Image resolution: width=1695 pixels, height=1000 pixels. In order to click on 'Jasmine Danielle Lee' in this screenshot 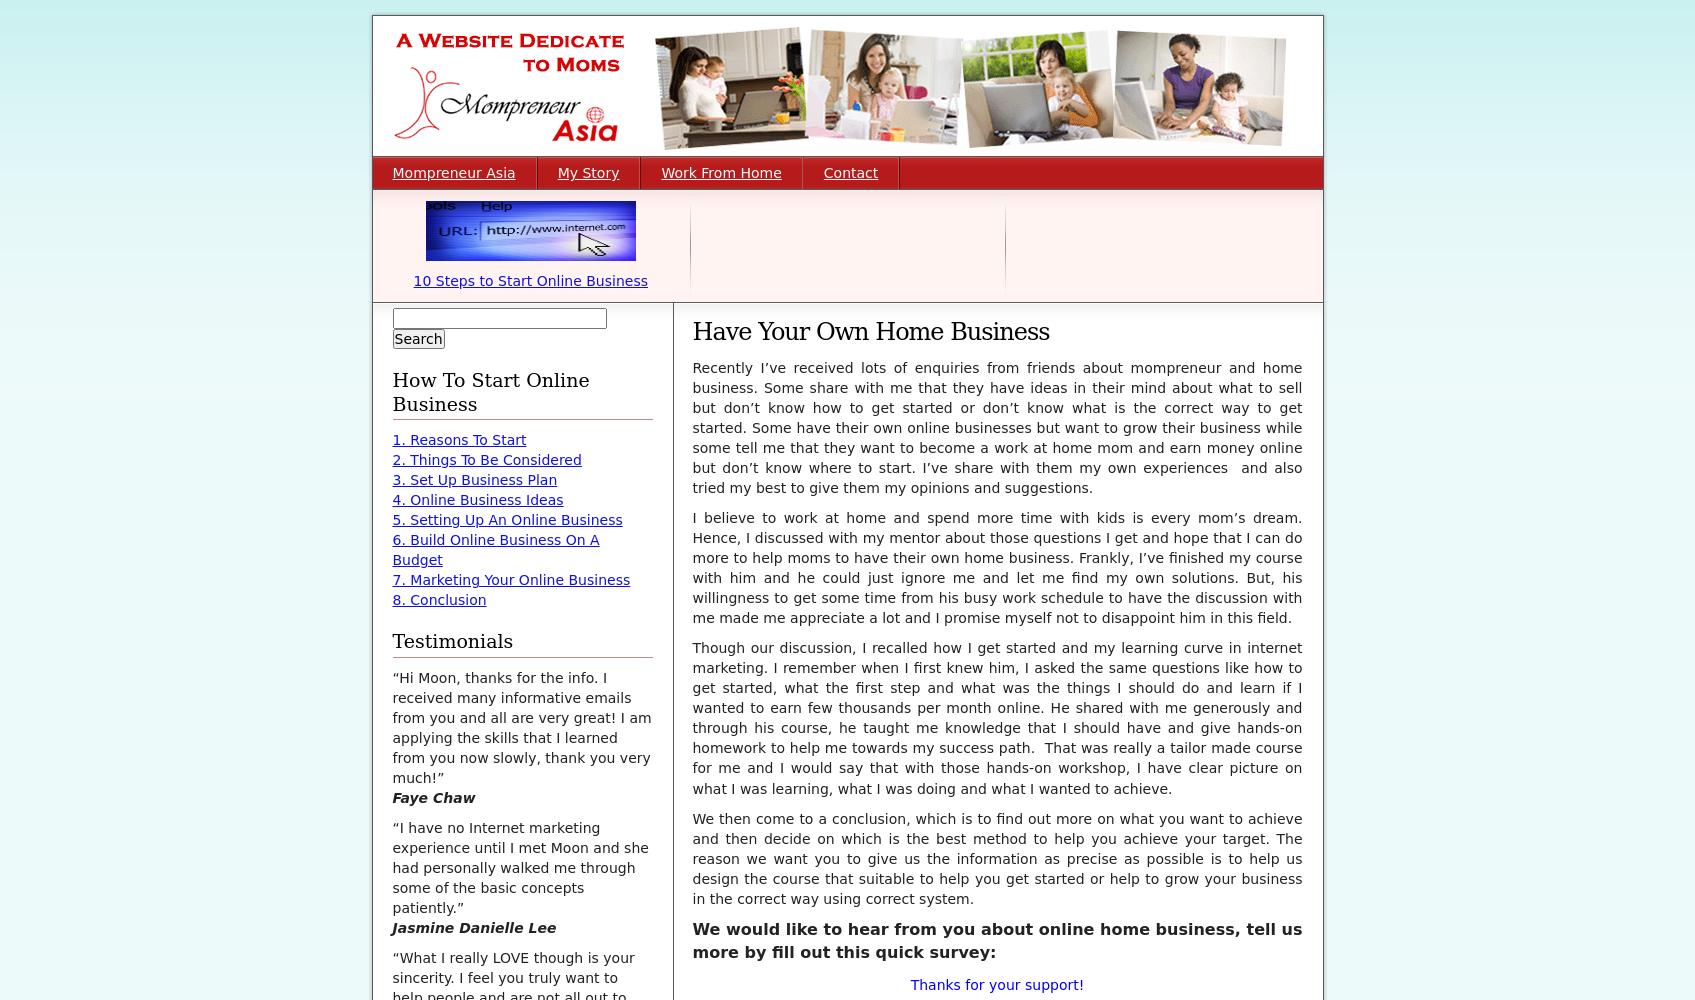, I will do `click(392, 928)`.